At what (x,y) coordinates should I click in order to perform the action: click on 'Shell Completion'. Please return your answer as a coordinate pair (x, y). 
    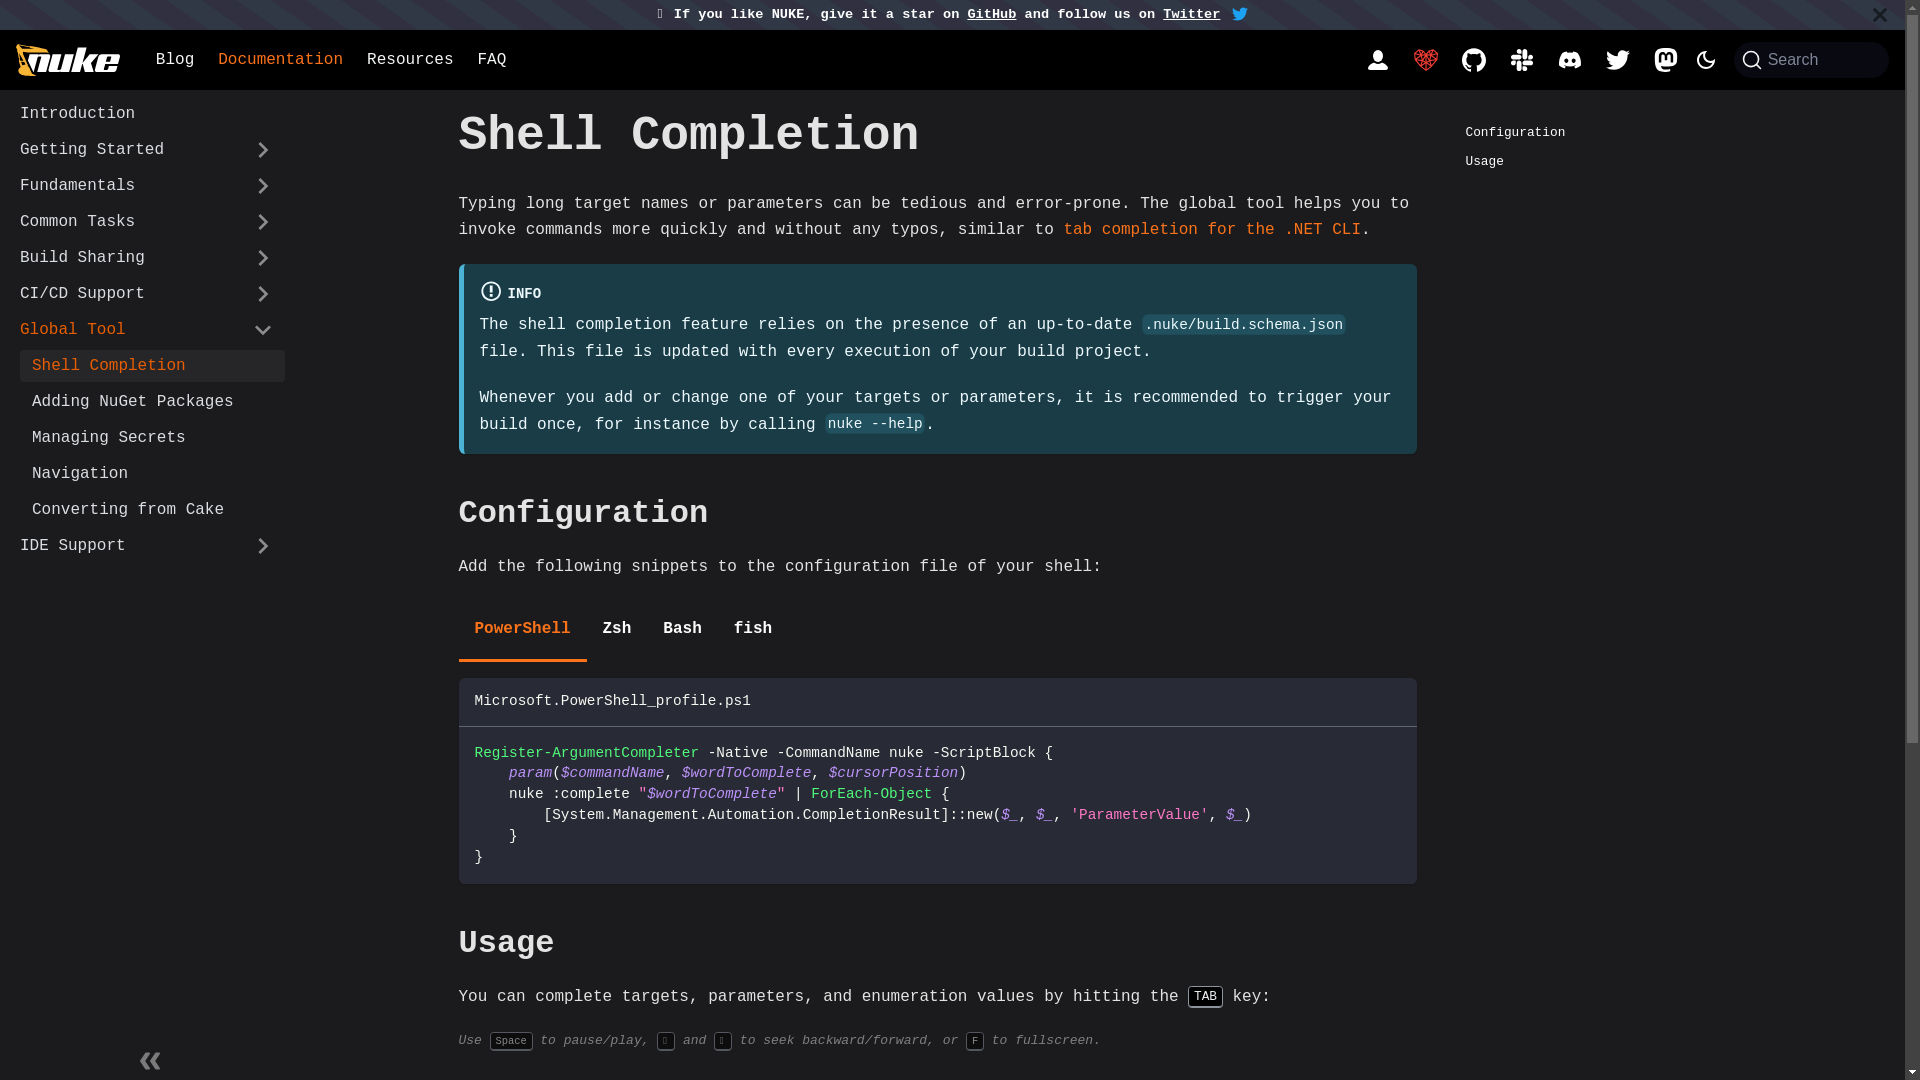
    Looking at the image, I should click on (151, 366).